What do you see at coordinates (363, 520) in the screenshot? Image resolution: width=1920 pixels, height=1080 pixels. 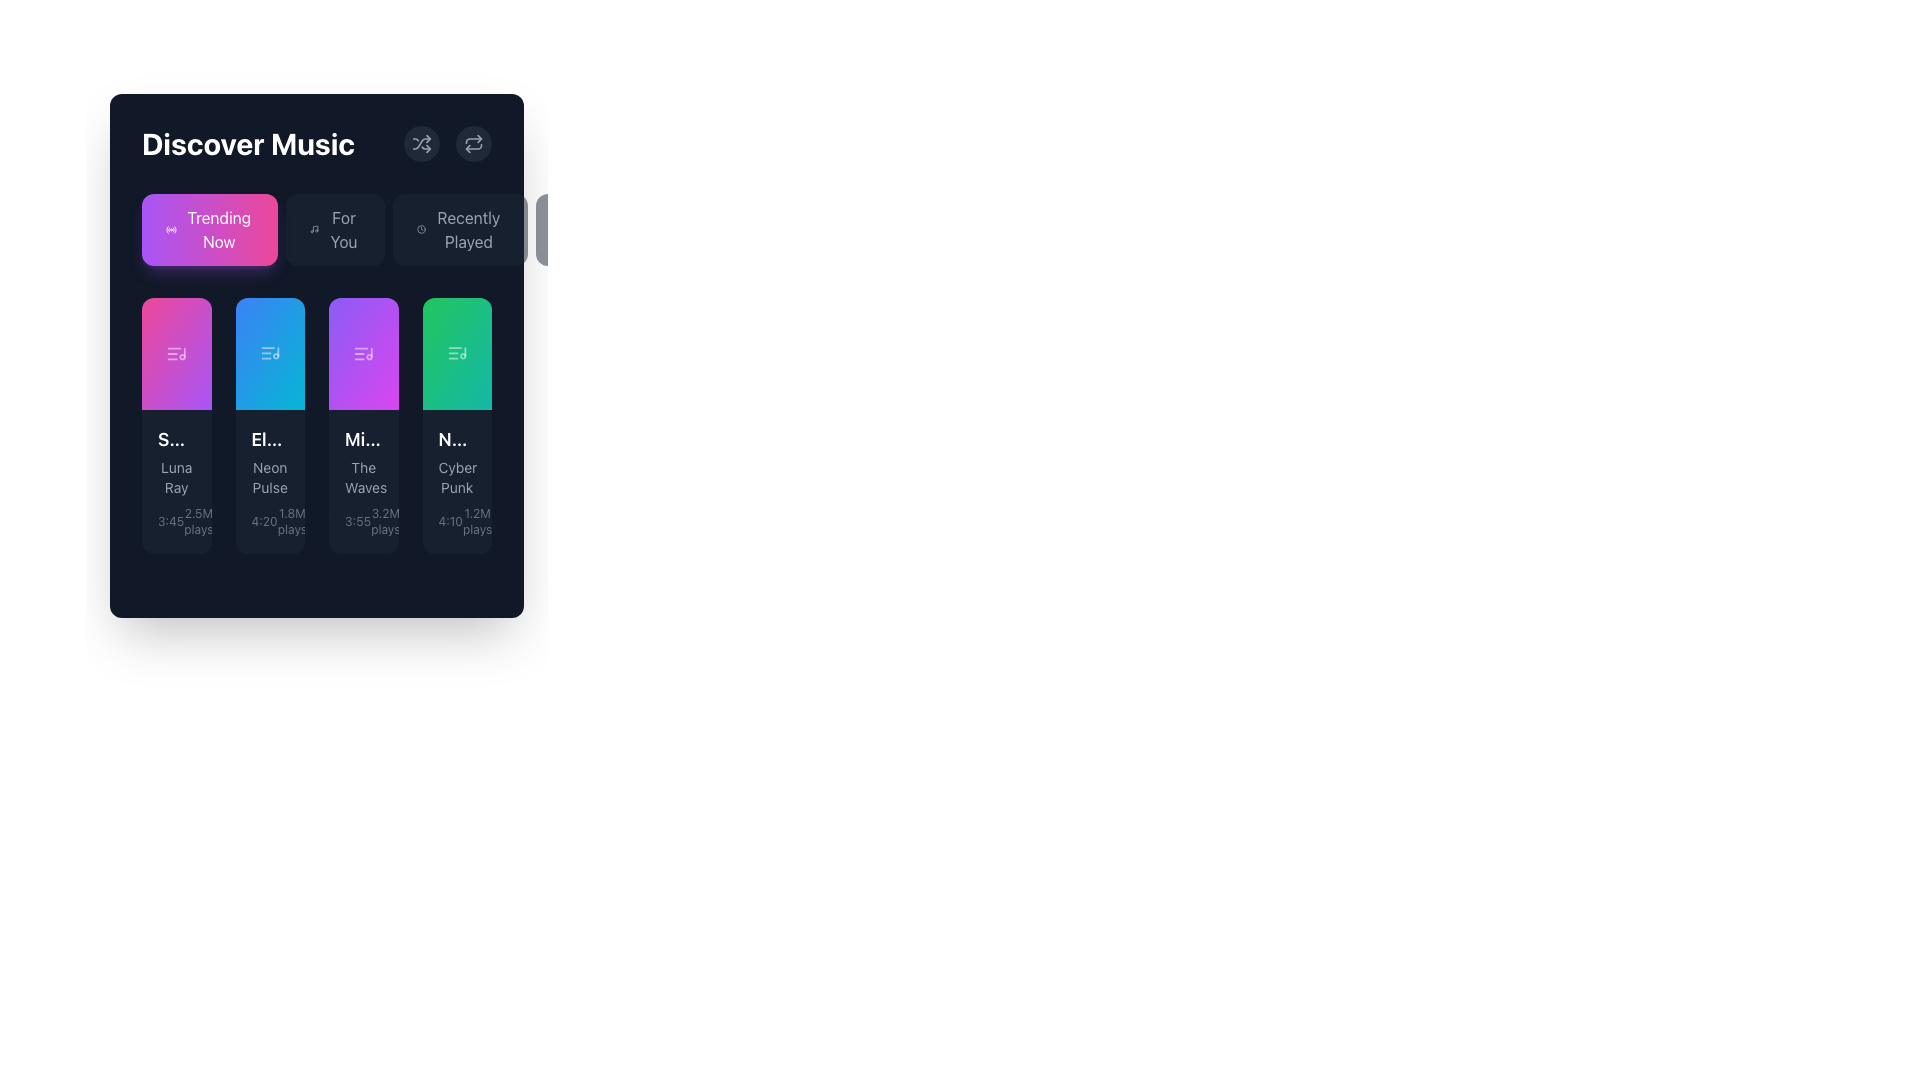 I see `the information display text element that shows '3:55' and '3.2M plays' at the bottom of the 'Midnight Drive' card` at bounding box center [363, 520].